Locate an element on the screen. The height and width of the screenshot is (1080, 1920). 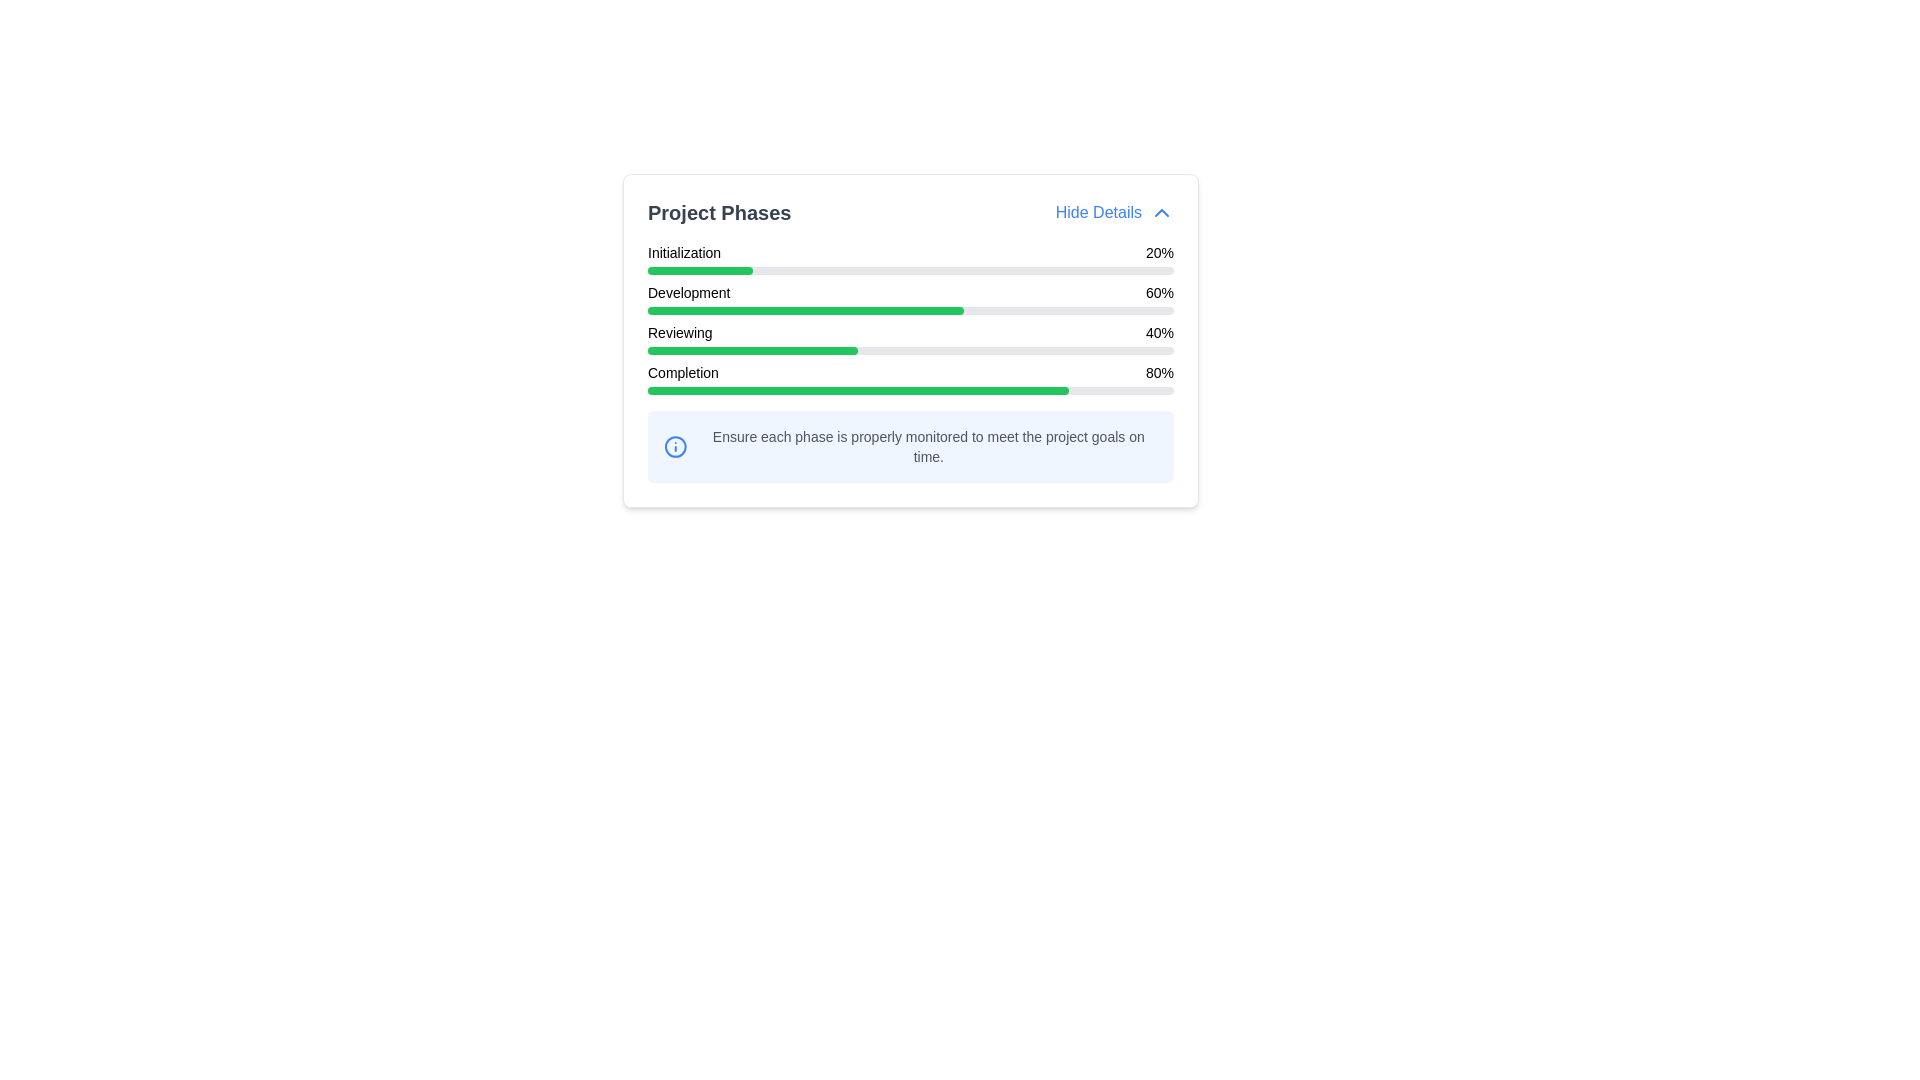
the 'Hide Details' link styled in blue text with an upward arrow icon, positioned to the right of the 'Project Phases' title text, to trigger its hover-state is located at coordinates (1113, 212).